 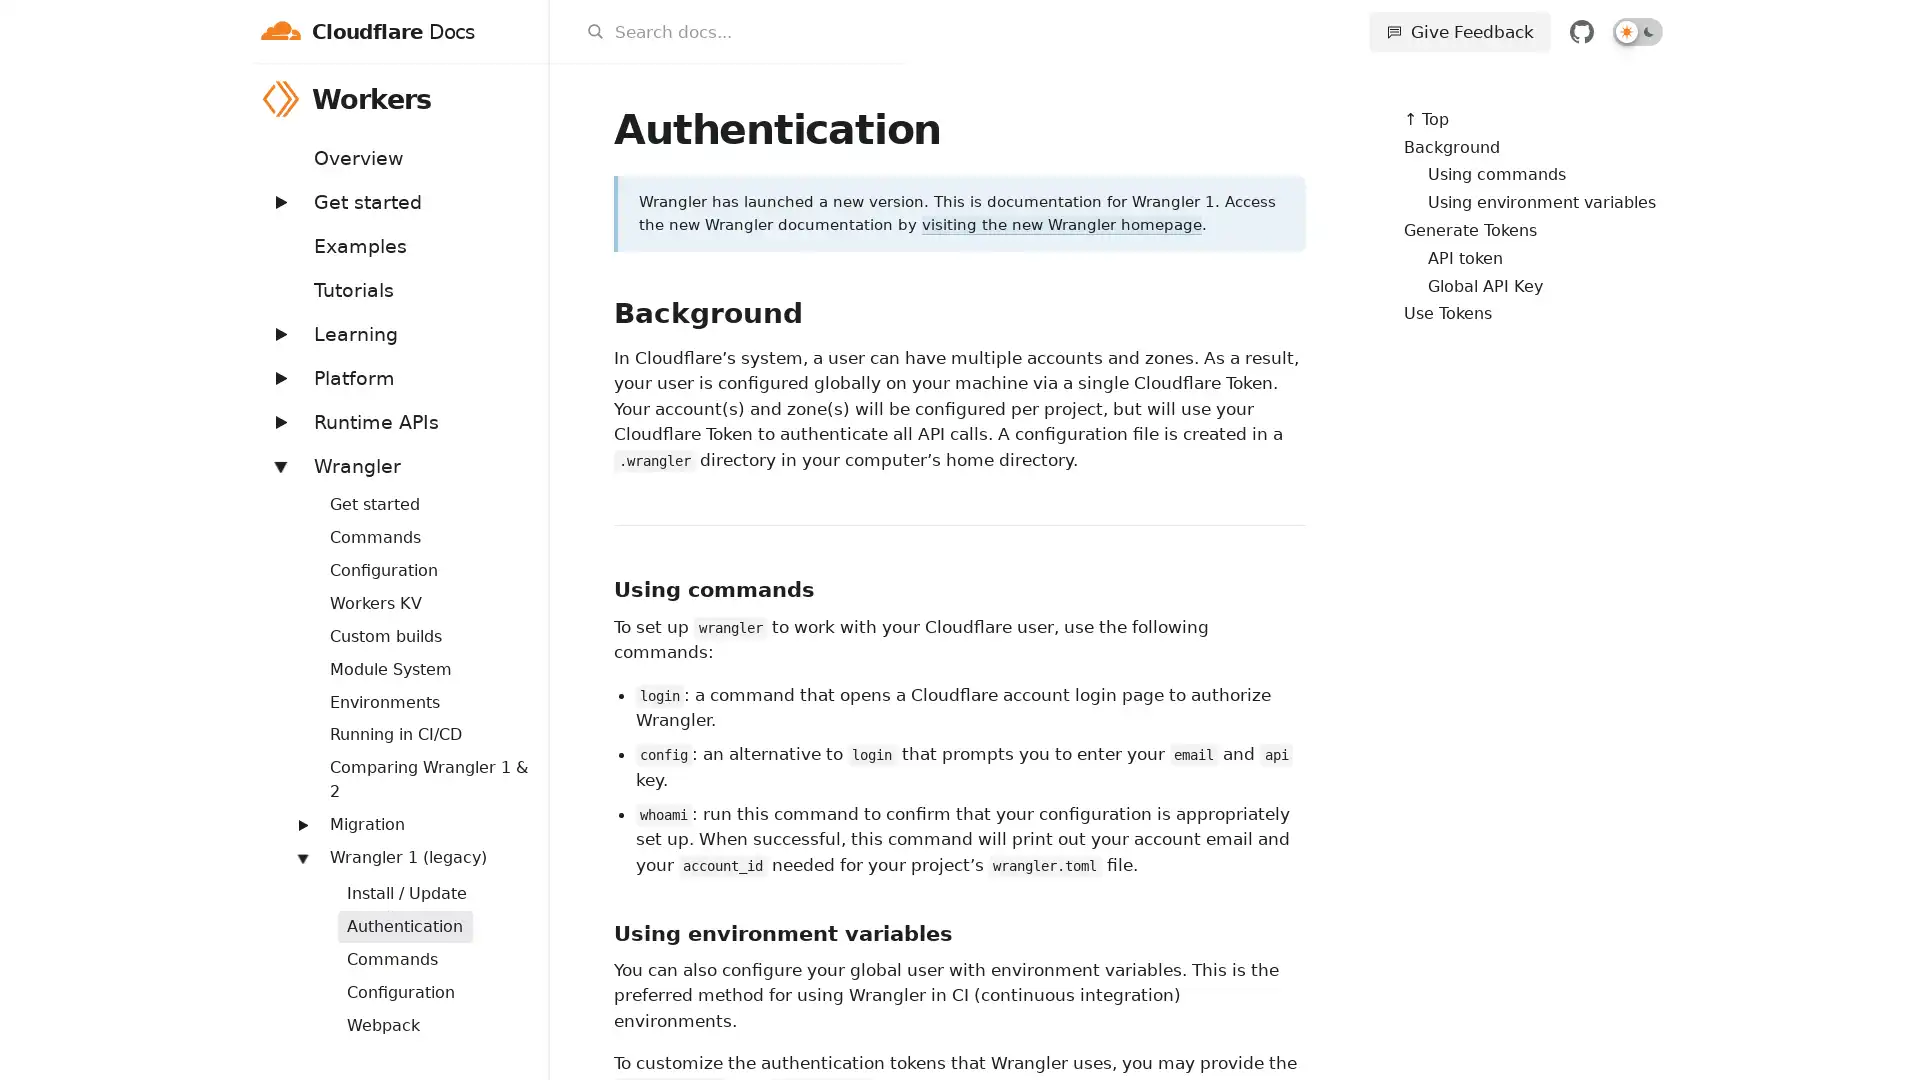 What do you see at coordinates (291, 910) in the screenshot?
I see `Expand: Workers Sites` at bounding box center [291, 910].